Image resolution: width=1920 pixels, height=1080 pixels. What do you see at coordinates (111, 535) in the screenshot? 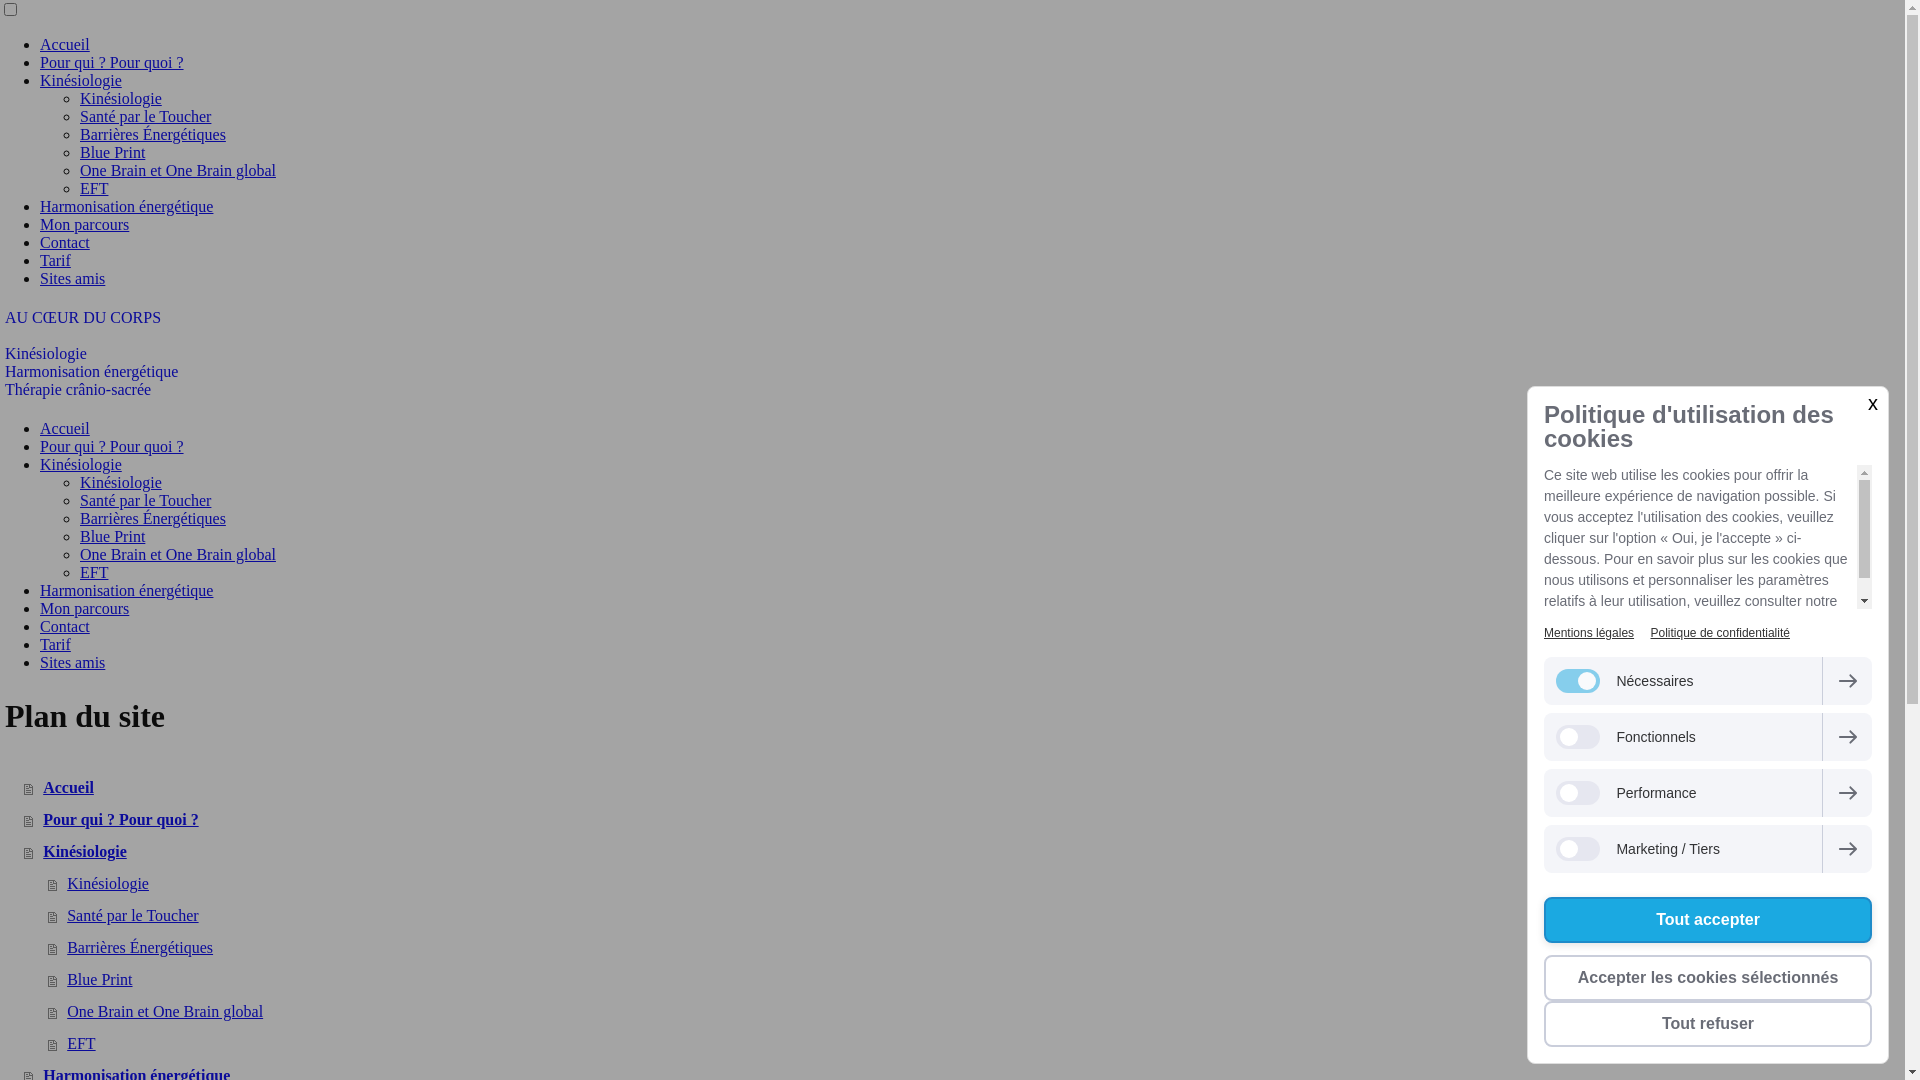
I see `'Blue Print'` at bounding box center [111, 535].